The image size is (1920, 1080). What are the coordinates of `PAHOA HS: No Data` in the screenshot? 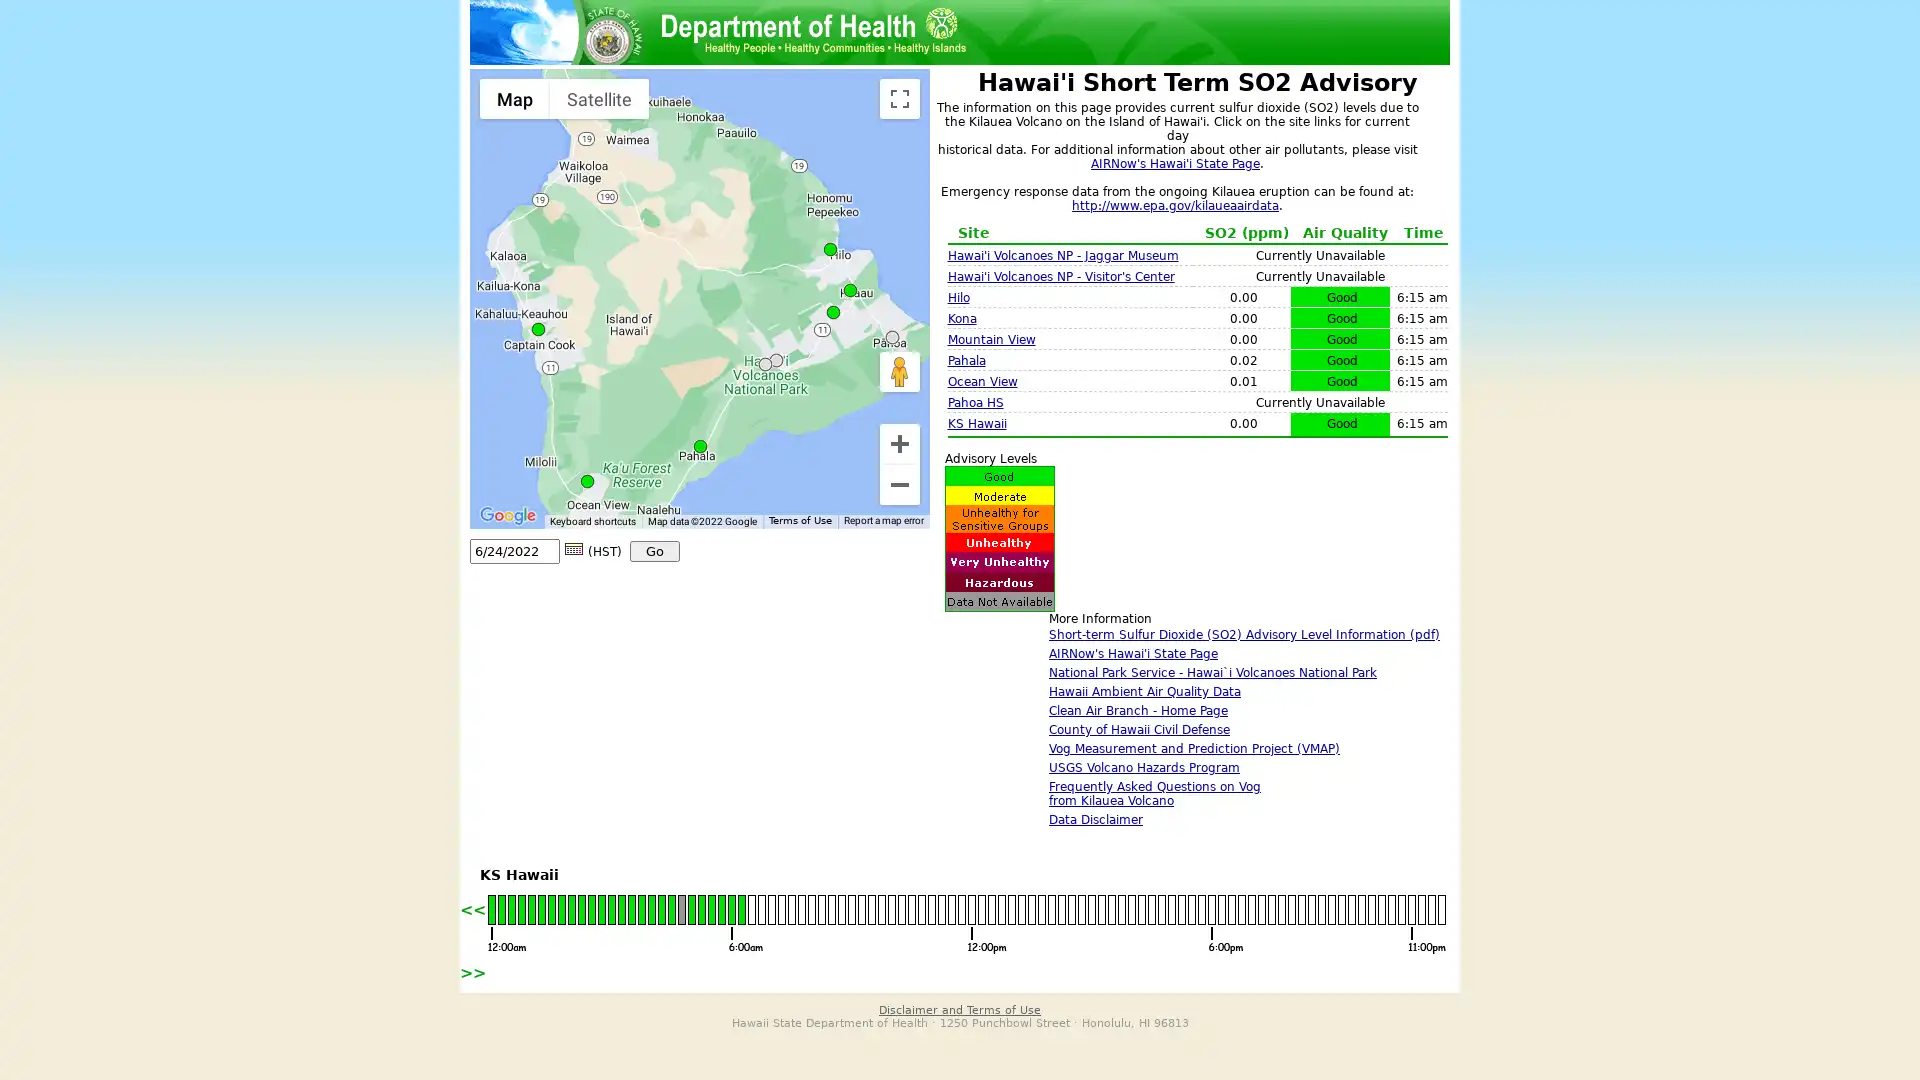 It's located at (891, 336).